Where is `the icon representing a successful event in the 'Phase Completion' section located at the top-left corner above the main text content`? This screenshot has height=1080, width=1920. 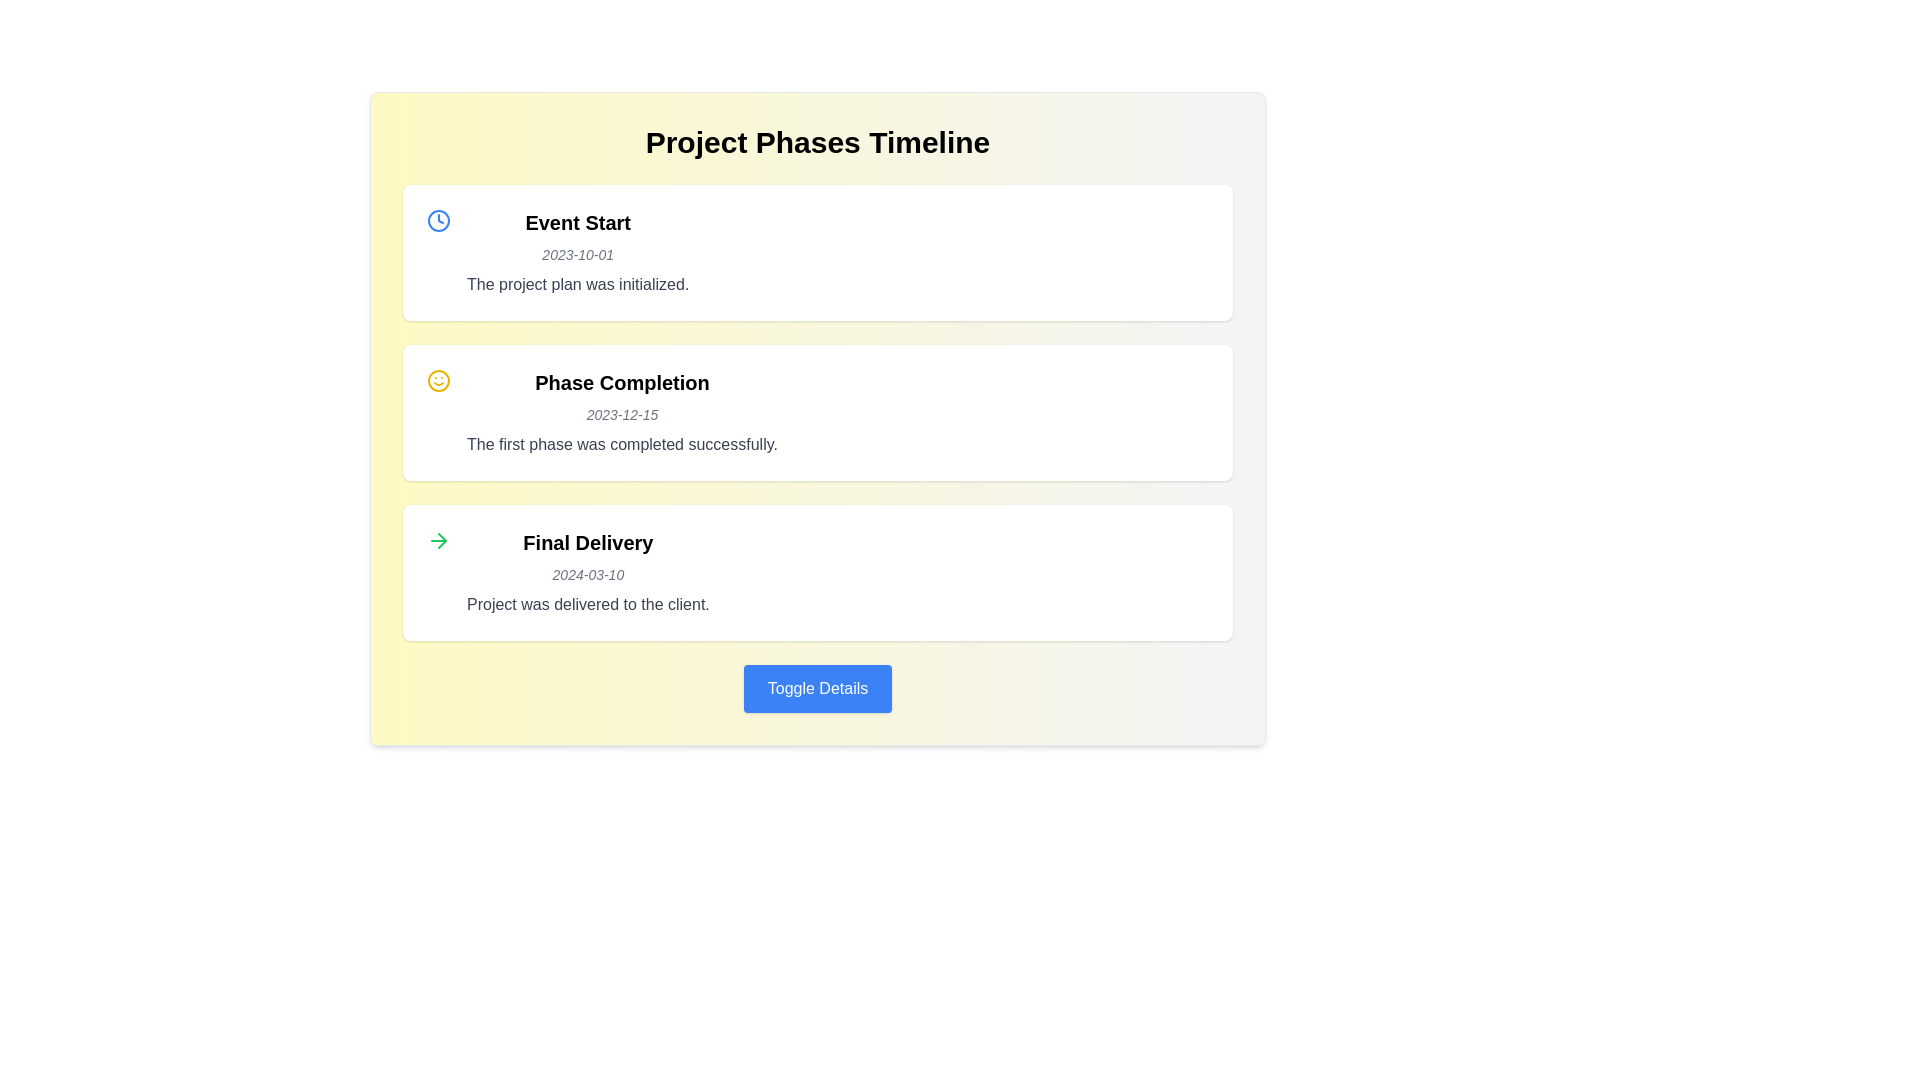 the icon representing a successful event in the 'Phase Completion' section located at the top-left corner above the main text content is located at coordinates (437, 381).